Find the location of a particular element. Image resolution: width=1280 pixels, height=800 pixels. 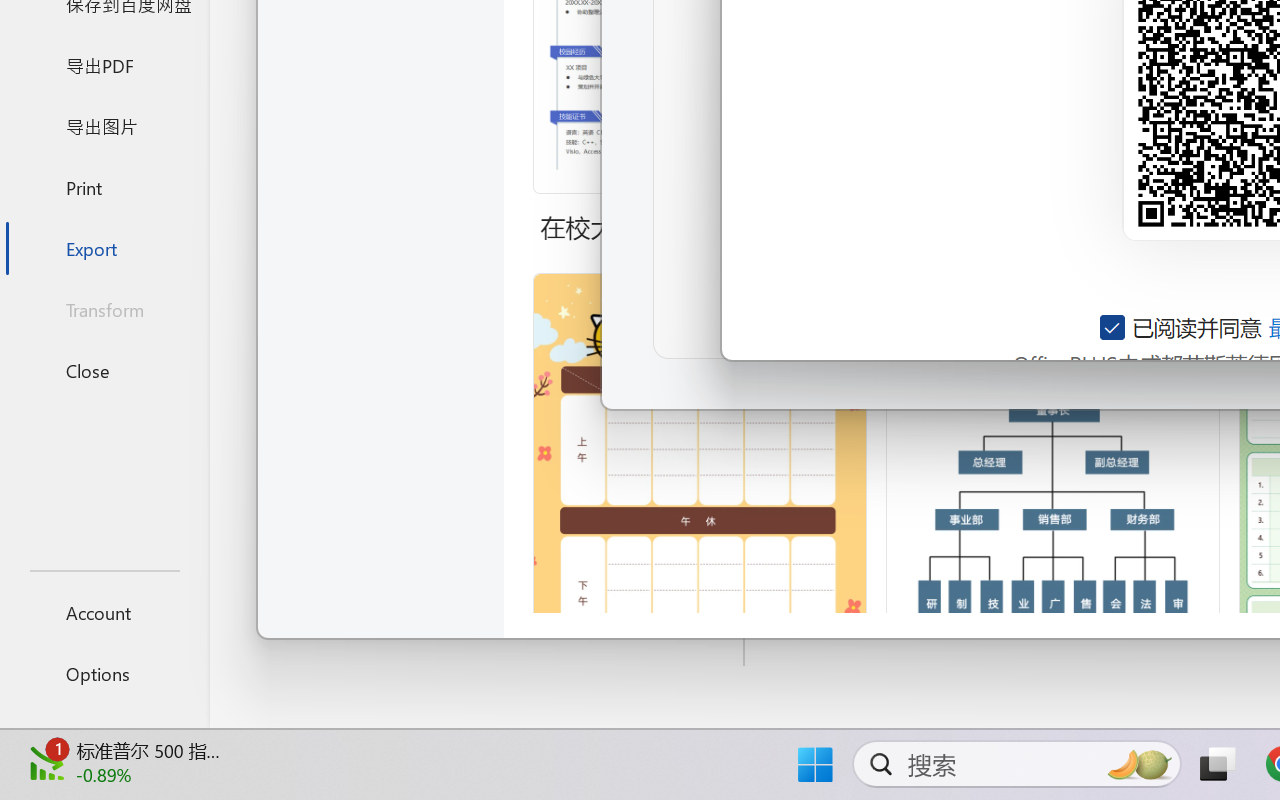

'AutomationID: checkbox-14' is located at coordinates (1113, 326).